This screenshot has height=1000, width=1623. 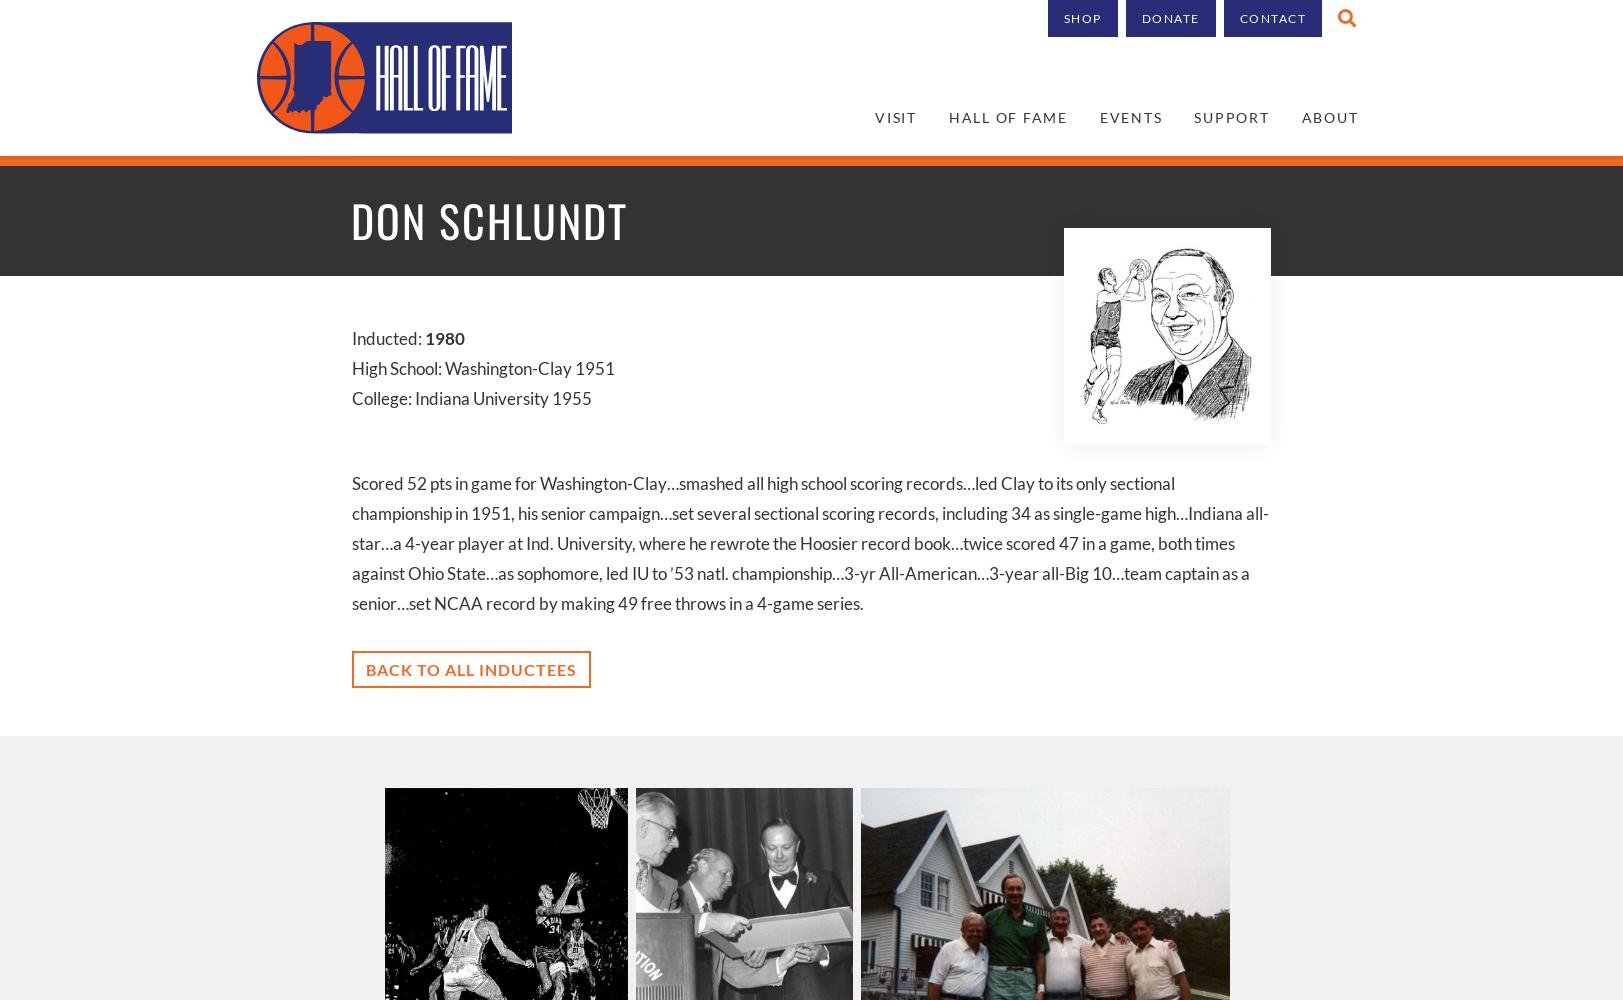 What do you see at coordinates (1081, 17) in the screenshot?
I see `'Shop'` at bounding box center [1081, 17].